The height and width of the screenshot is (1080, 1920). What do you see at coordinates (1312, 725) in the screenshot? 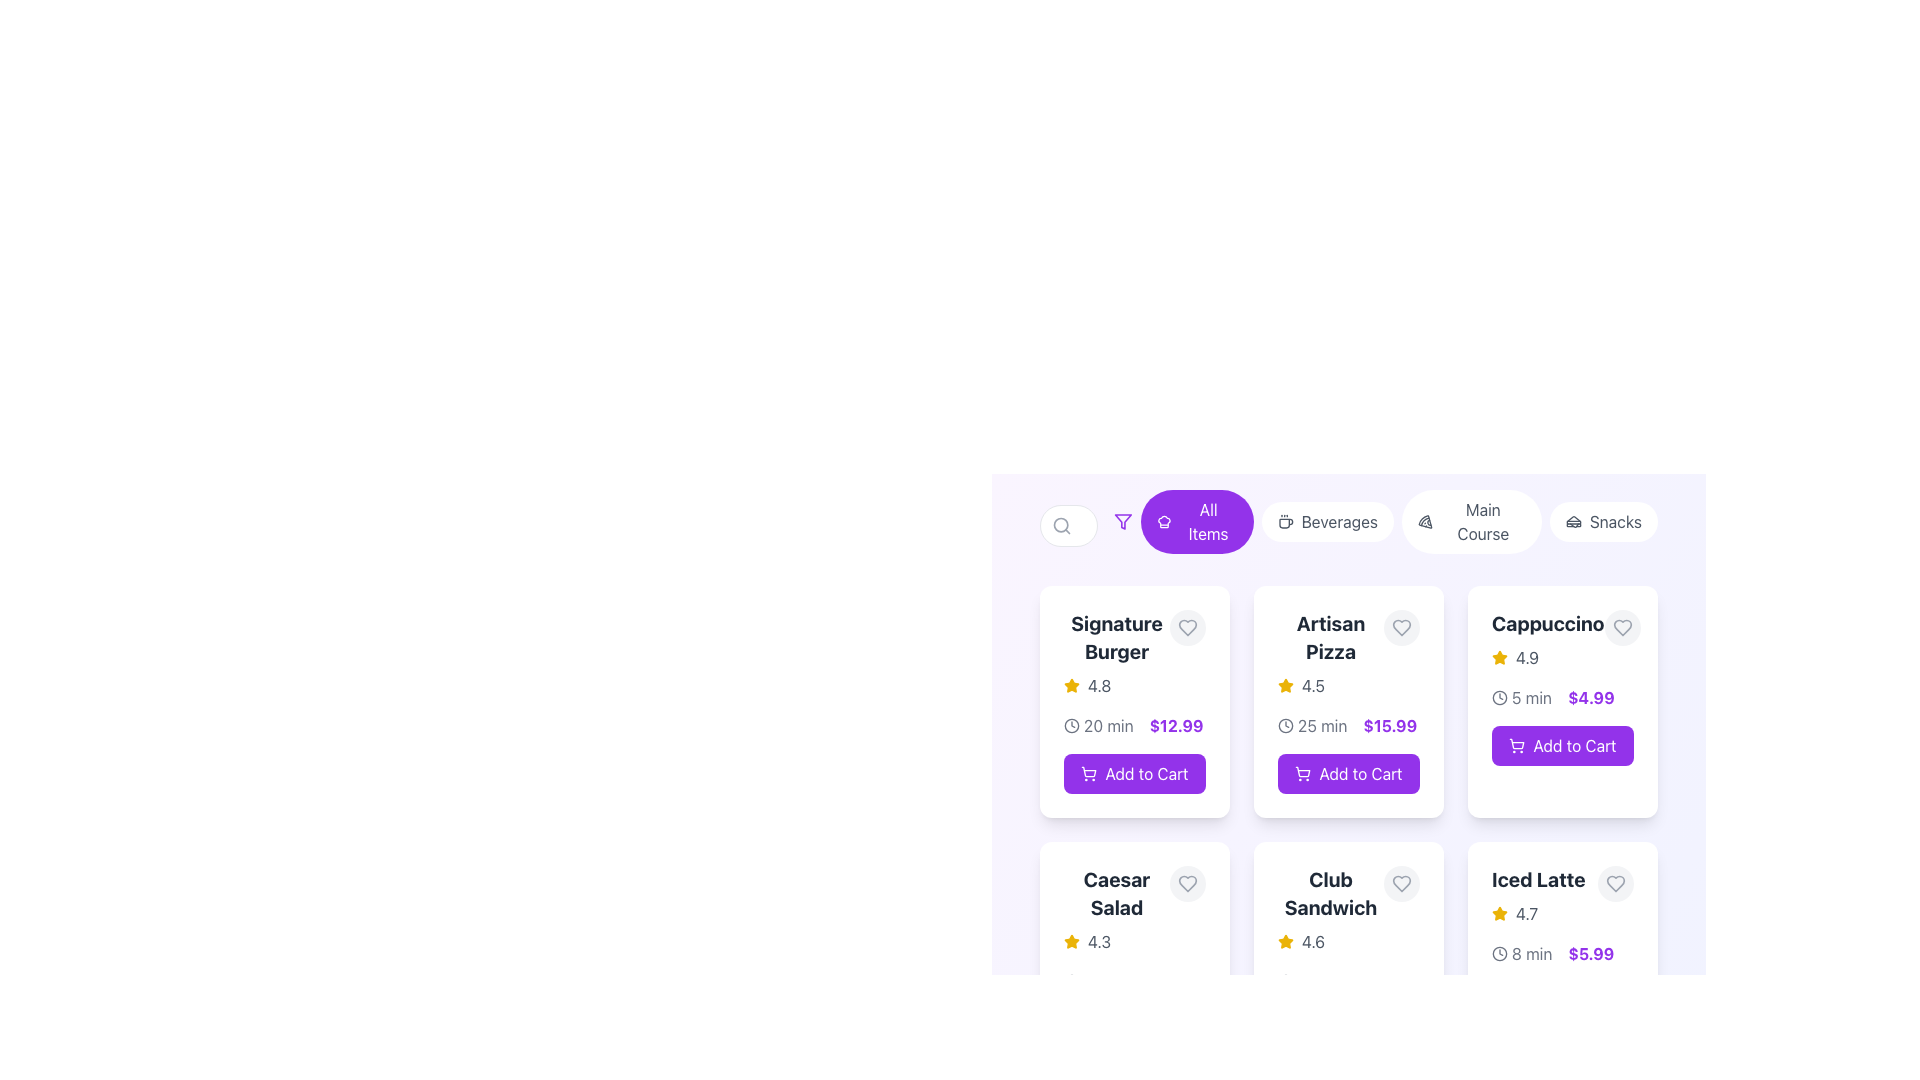
I see `the Time indicator label displaying '25 min' which conveys estimated preparation or delivery time for a product or service` at bounding box center [1312, 725].